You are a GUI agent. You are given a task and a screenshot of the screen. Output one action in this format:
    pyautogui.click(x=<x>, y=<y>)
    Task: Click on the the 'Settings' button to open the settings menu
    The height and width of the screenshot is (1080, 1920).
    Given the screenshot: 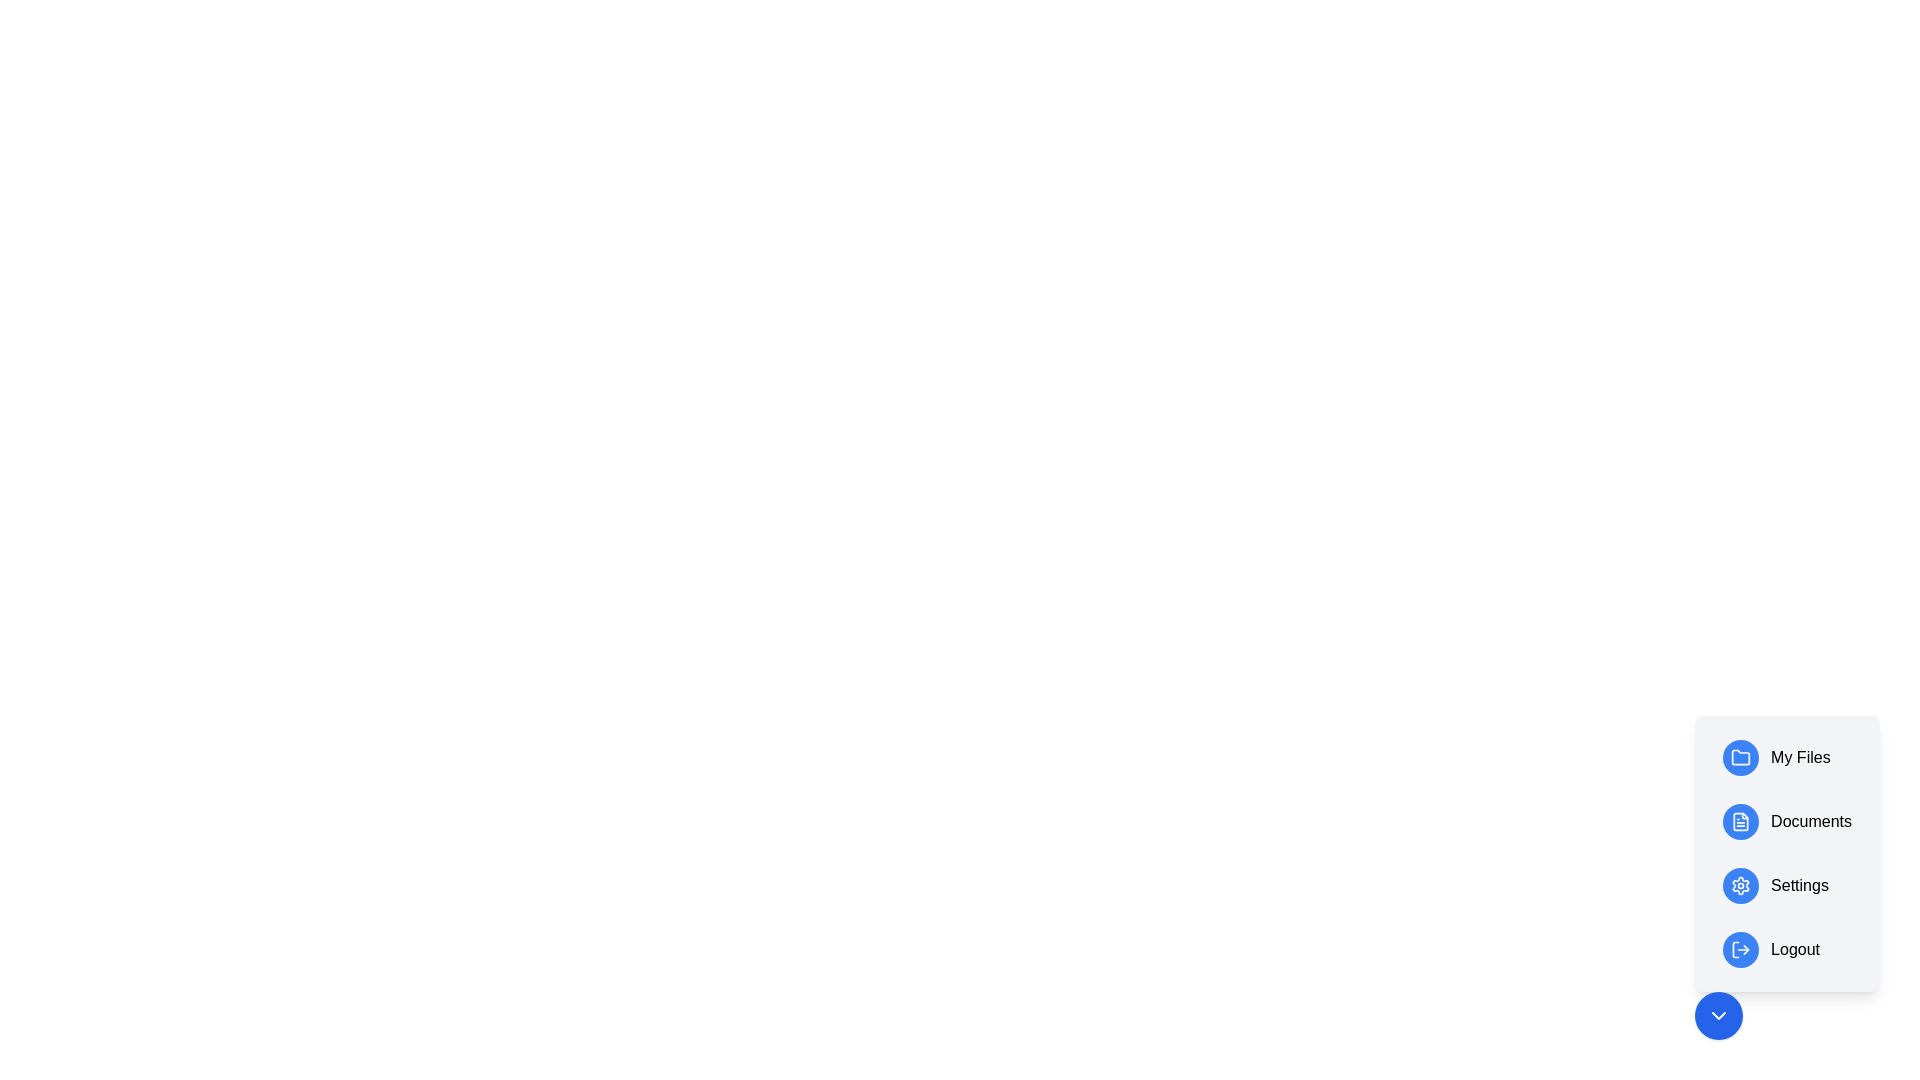 What is the action you would take?
    pyautogui.click(x=1787, y=885)
    